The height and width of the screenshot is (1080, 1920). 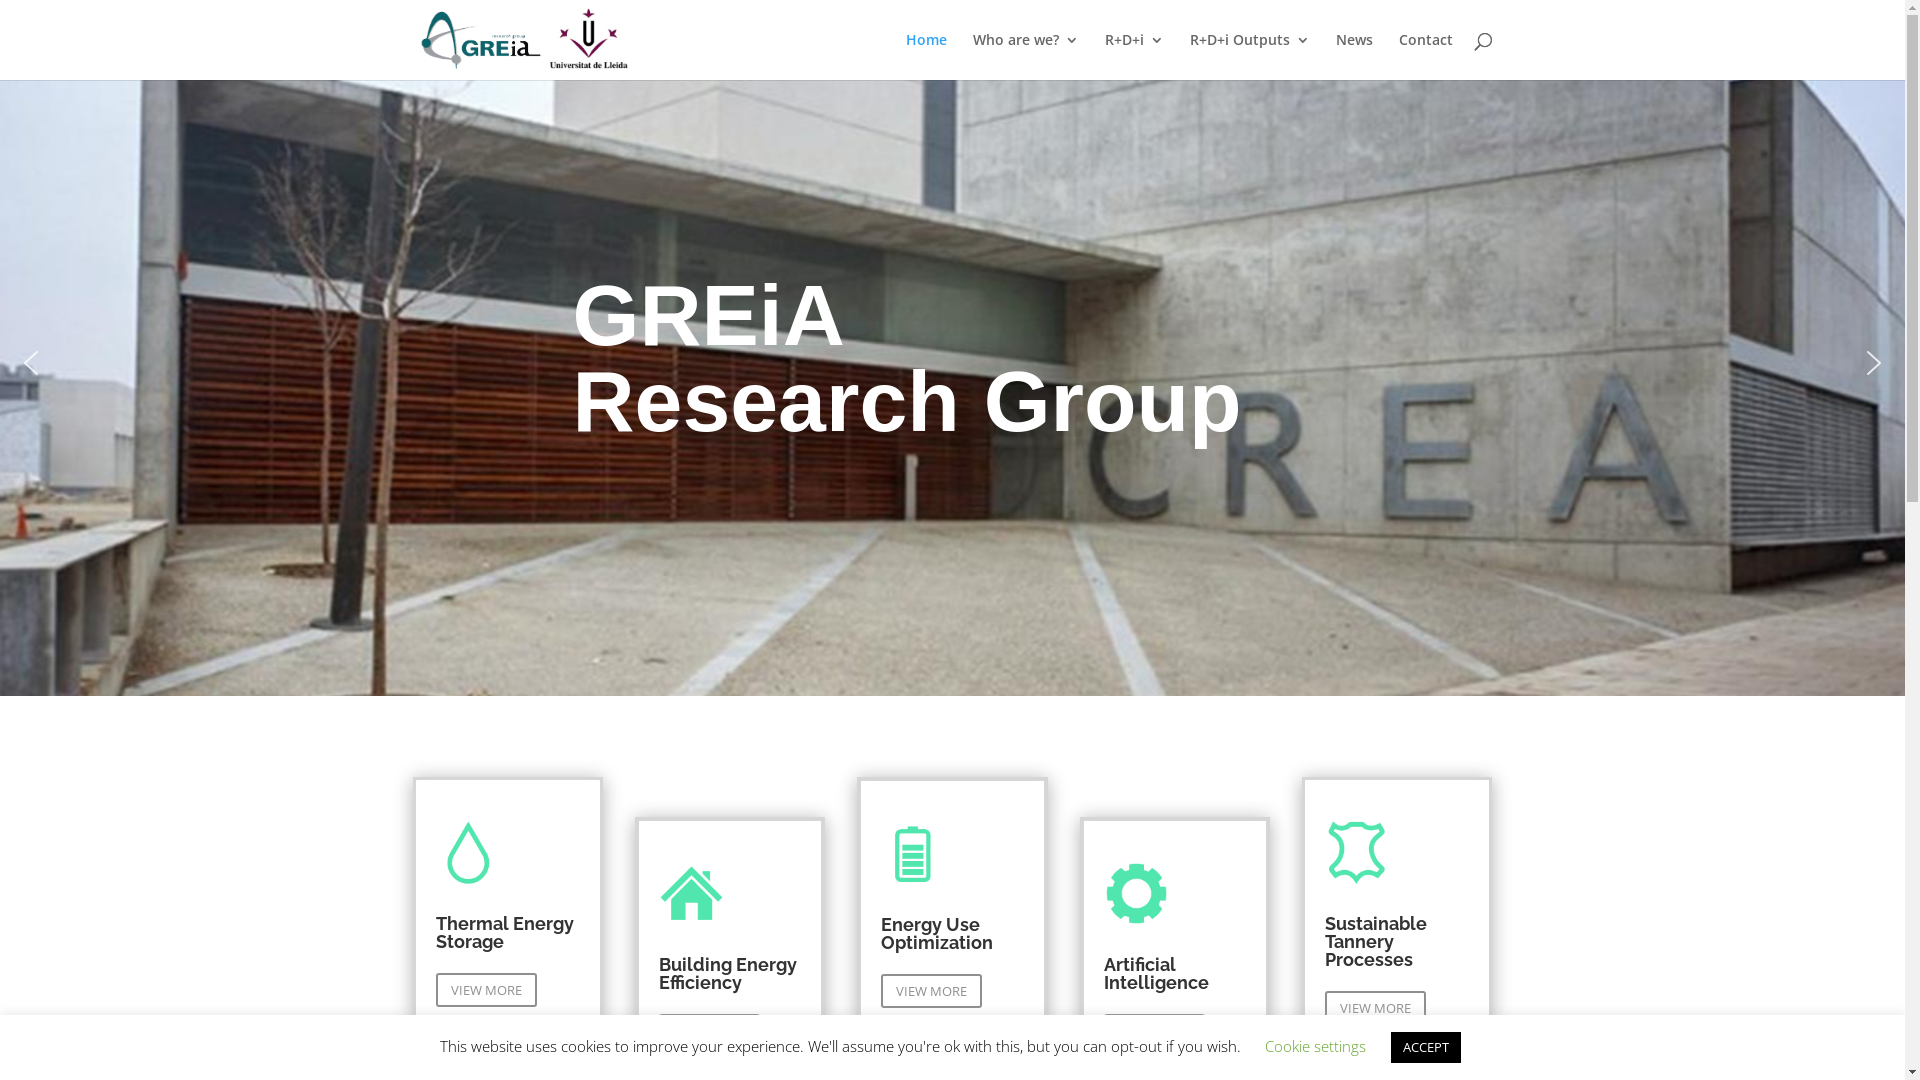 What do you see at coordinates (1025, 55) in the screenshot?
I see `'Who are we?'` at bounding box center [1025, 55].